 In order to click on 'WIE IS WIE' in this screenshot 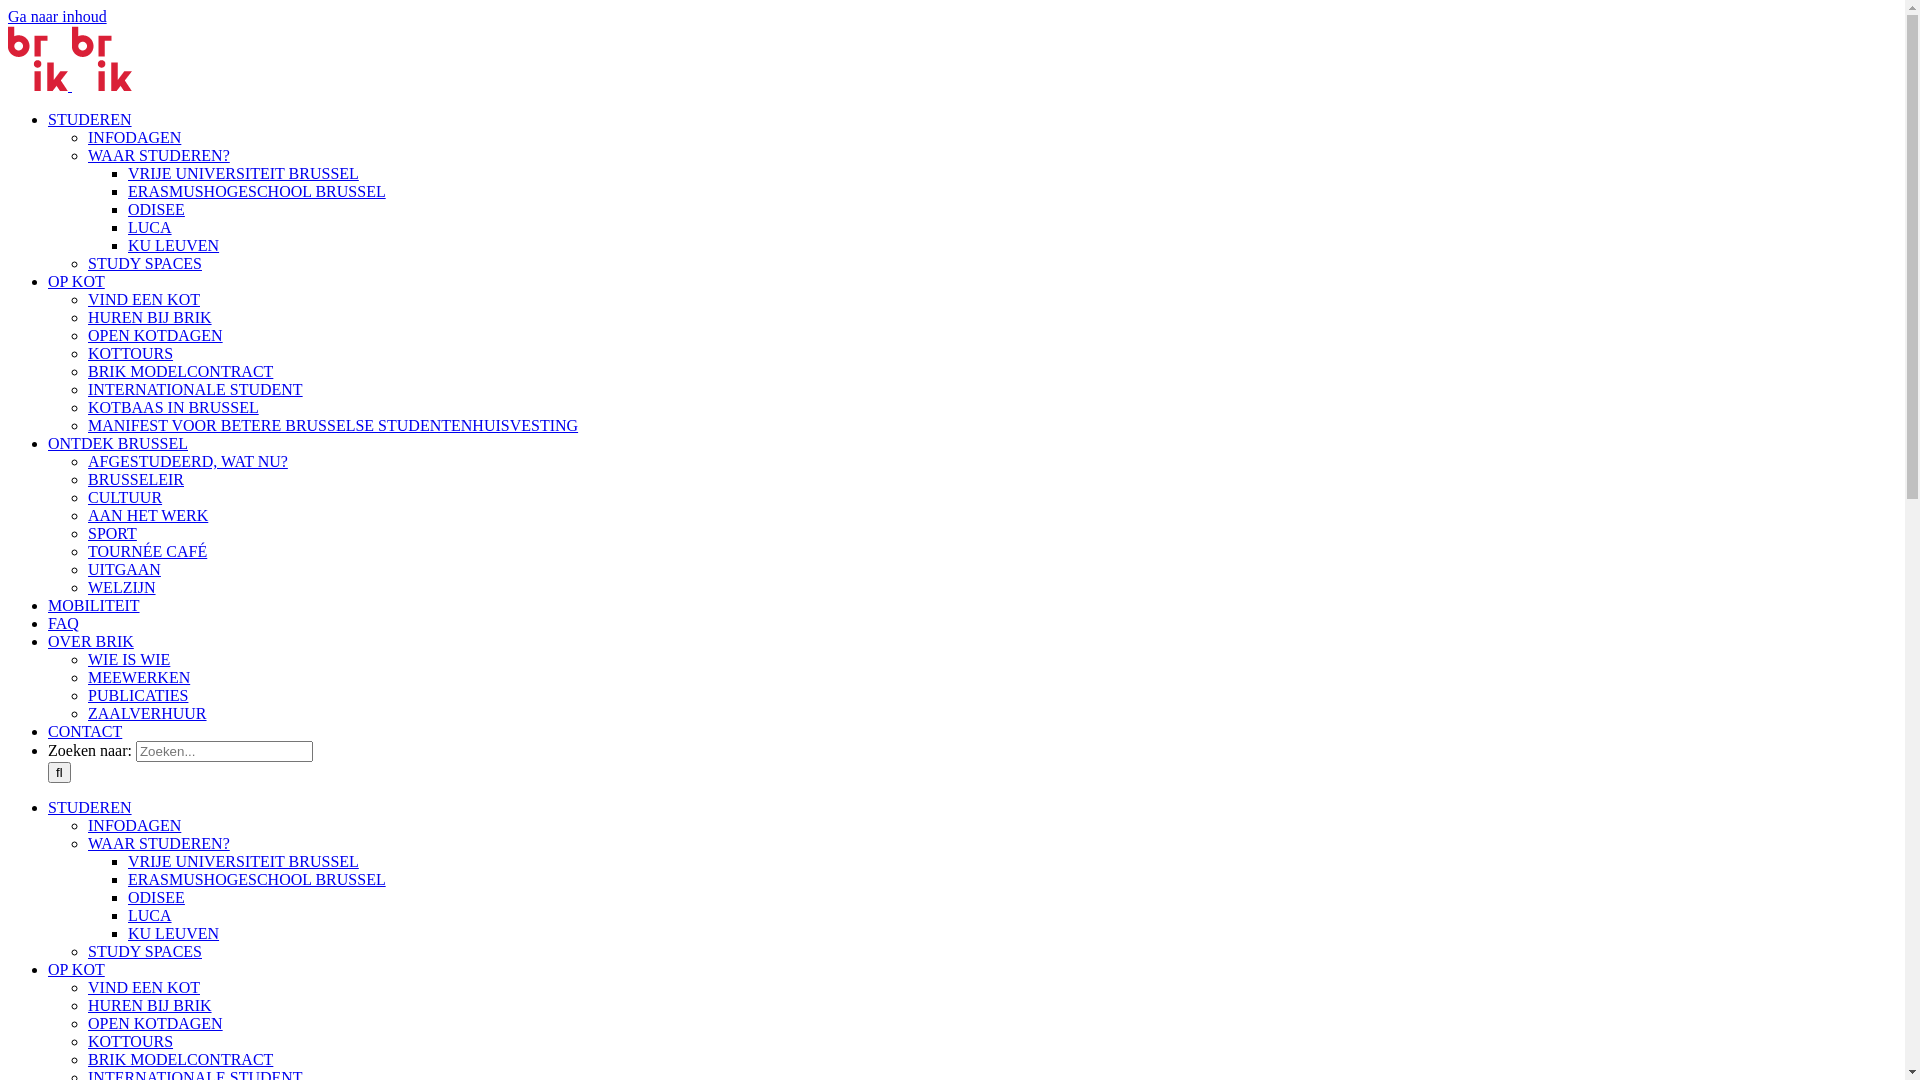, I will do `click(128, 659)`.